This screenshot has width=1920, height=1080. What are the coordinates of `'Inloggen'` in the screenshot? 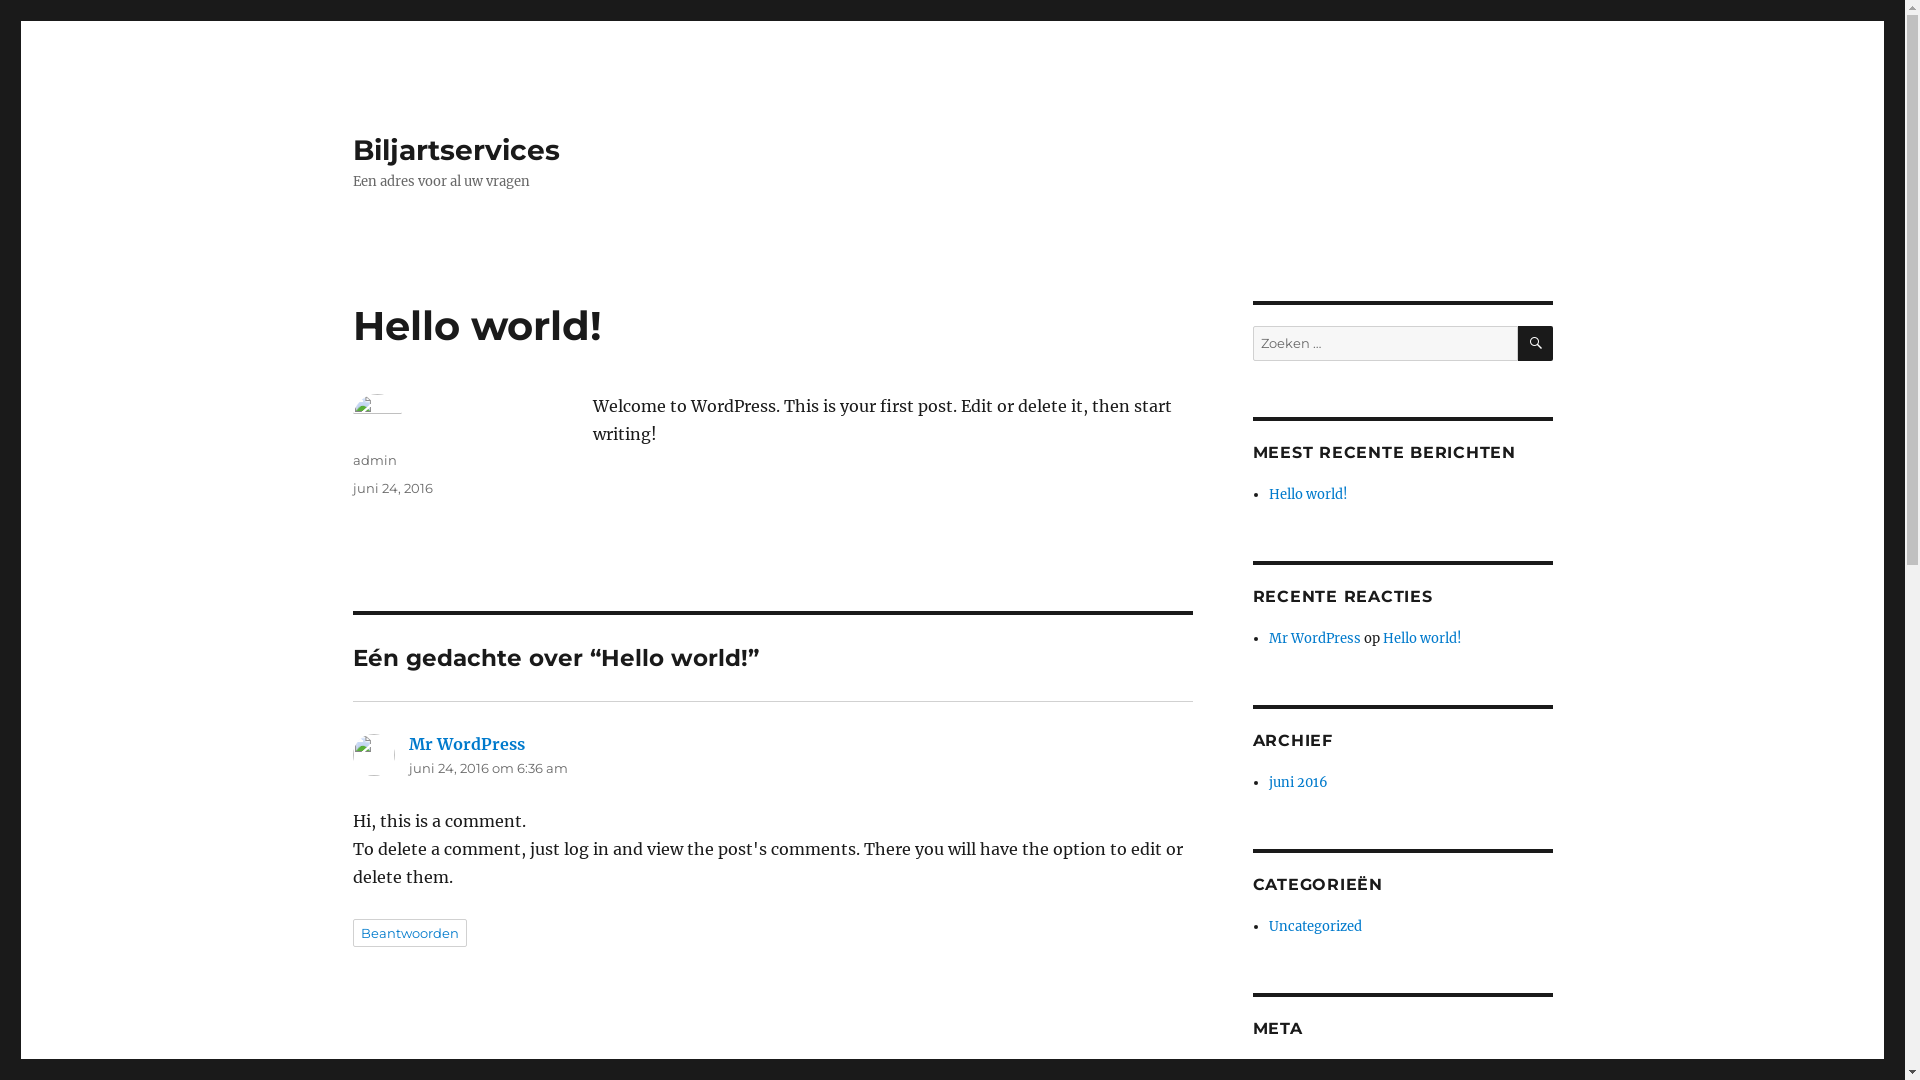 It's located at (1267, 1069).